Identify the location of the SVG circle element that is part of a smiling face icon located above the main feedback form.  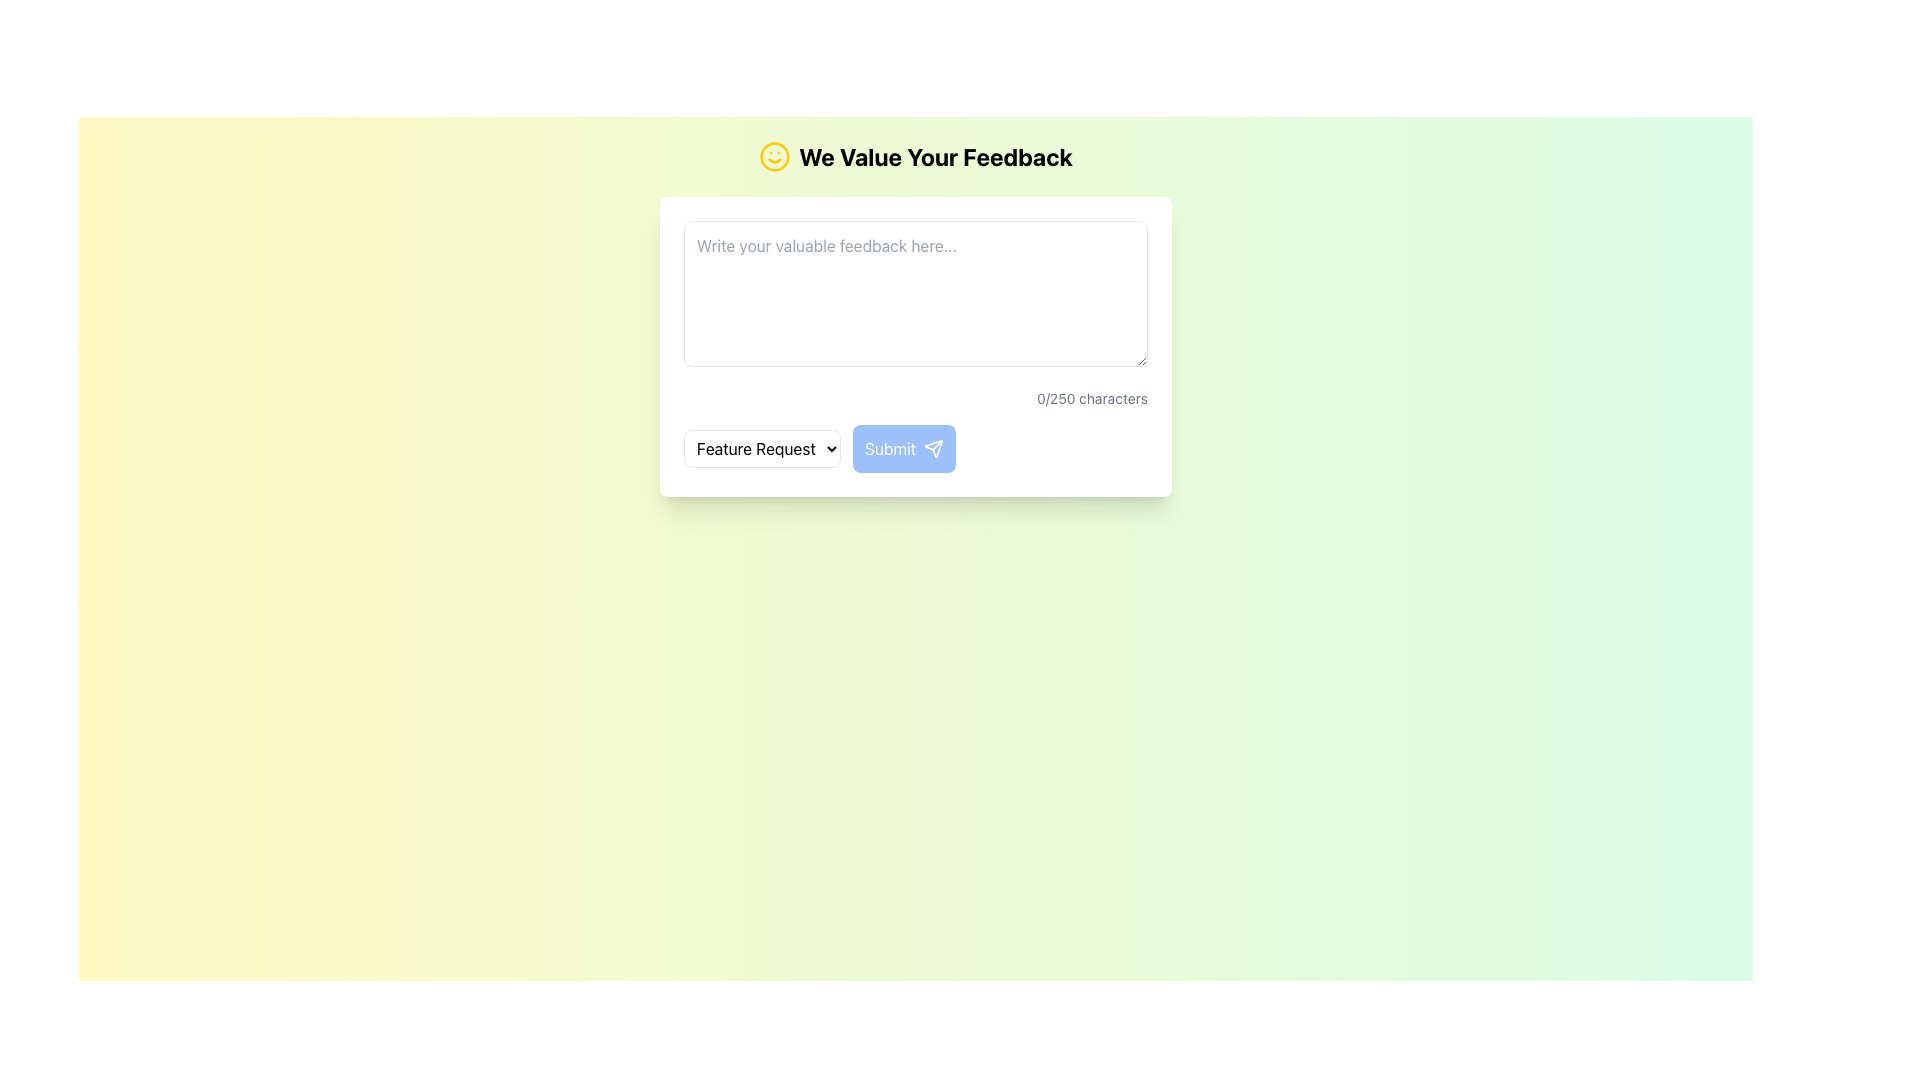
(774, 156).